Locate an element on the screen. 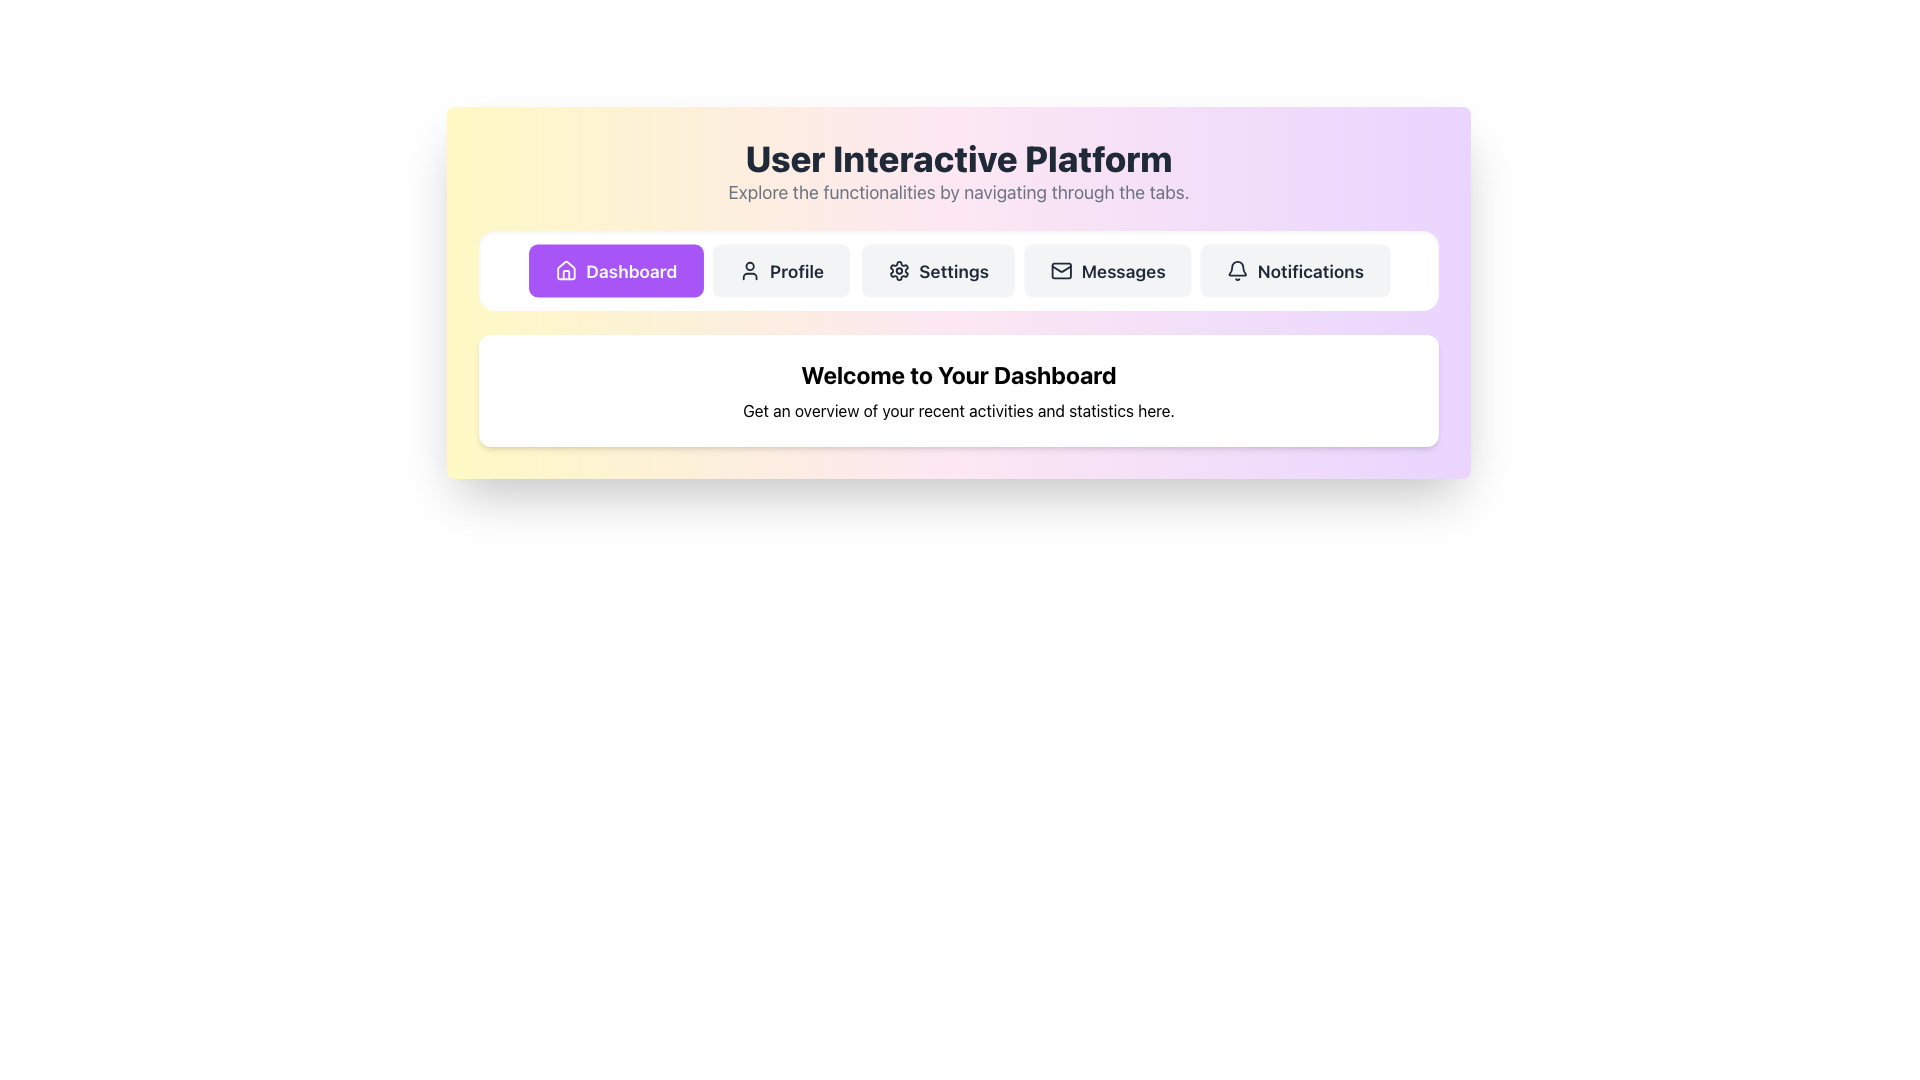  the Static Text Display that serves as an introduction to the dashboard, located below the navigation bar and centered in the upper-middle part of the layout is located at coordinates (958, 390).